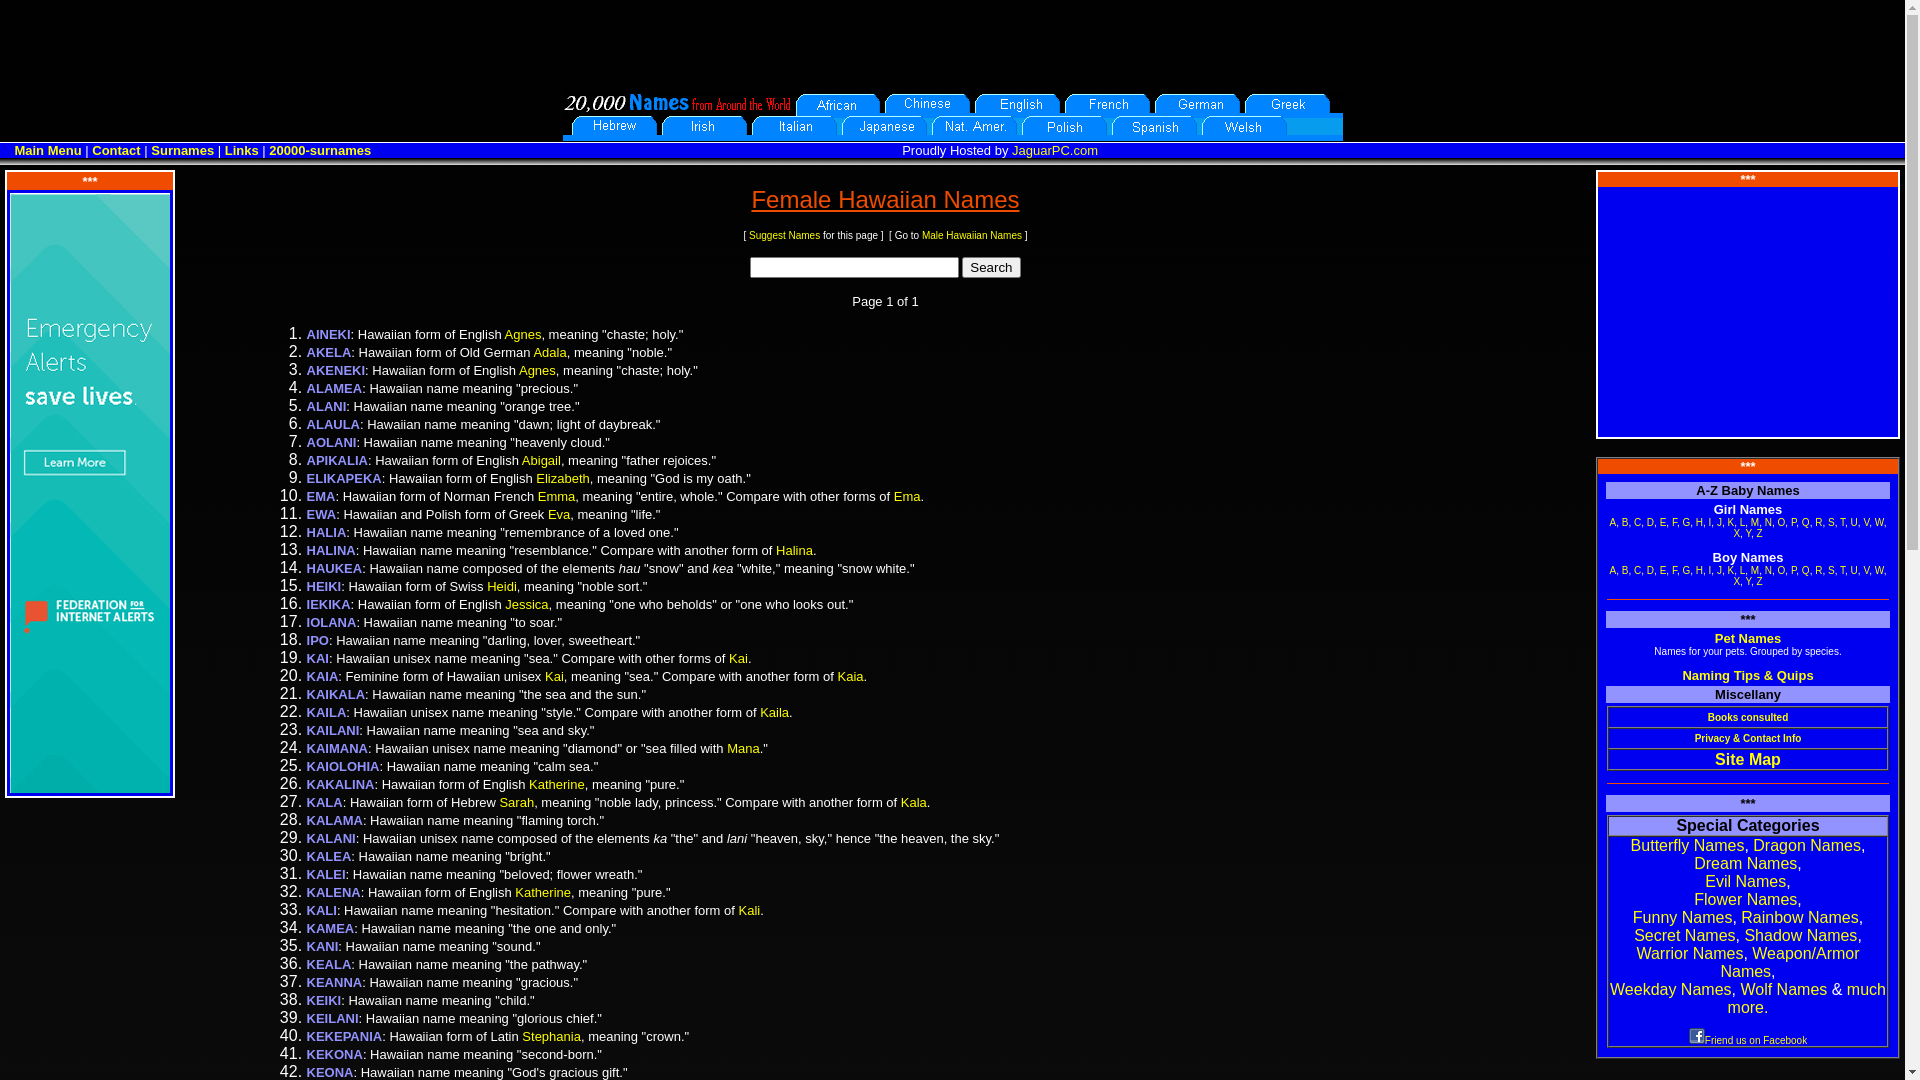  I want to click on 'A', so click(1613, 570).